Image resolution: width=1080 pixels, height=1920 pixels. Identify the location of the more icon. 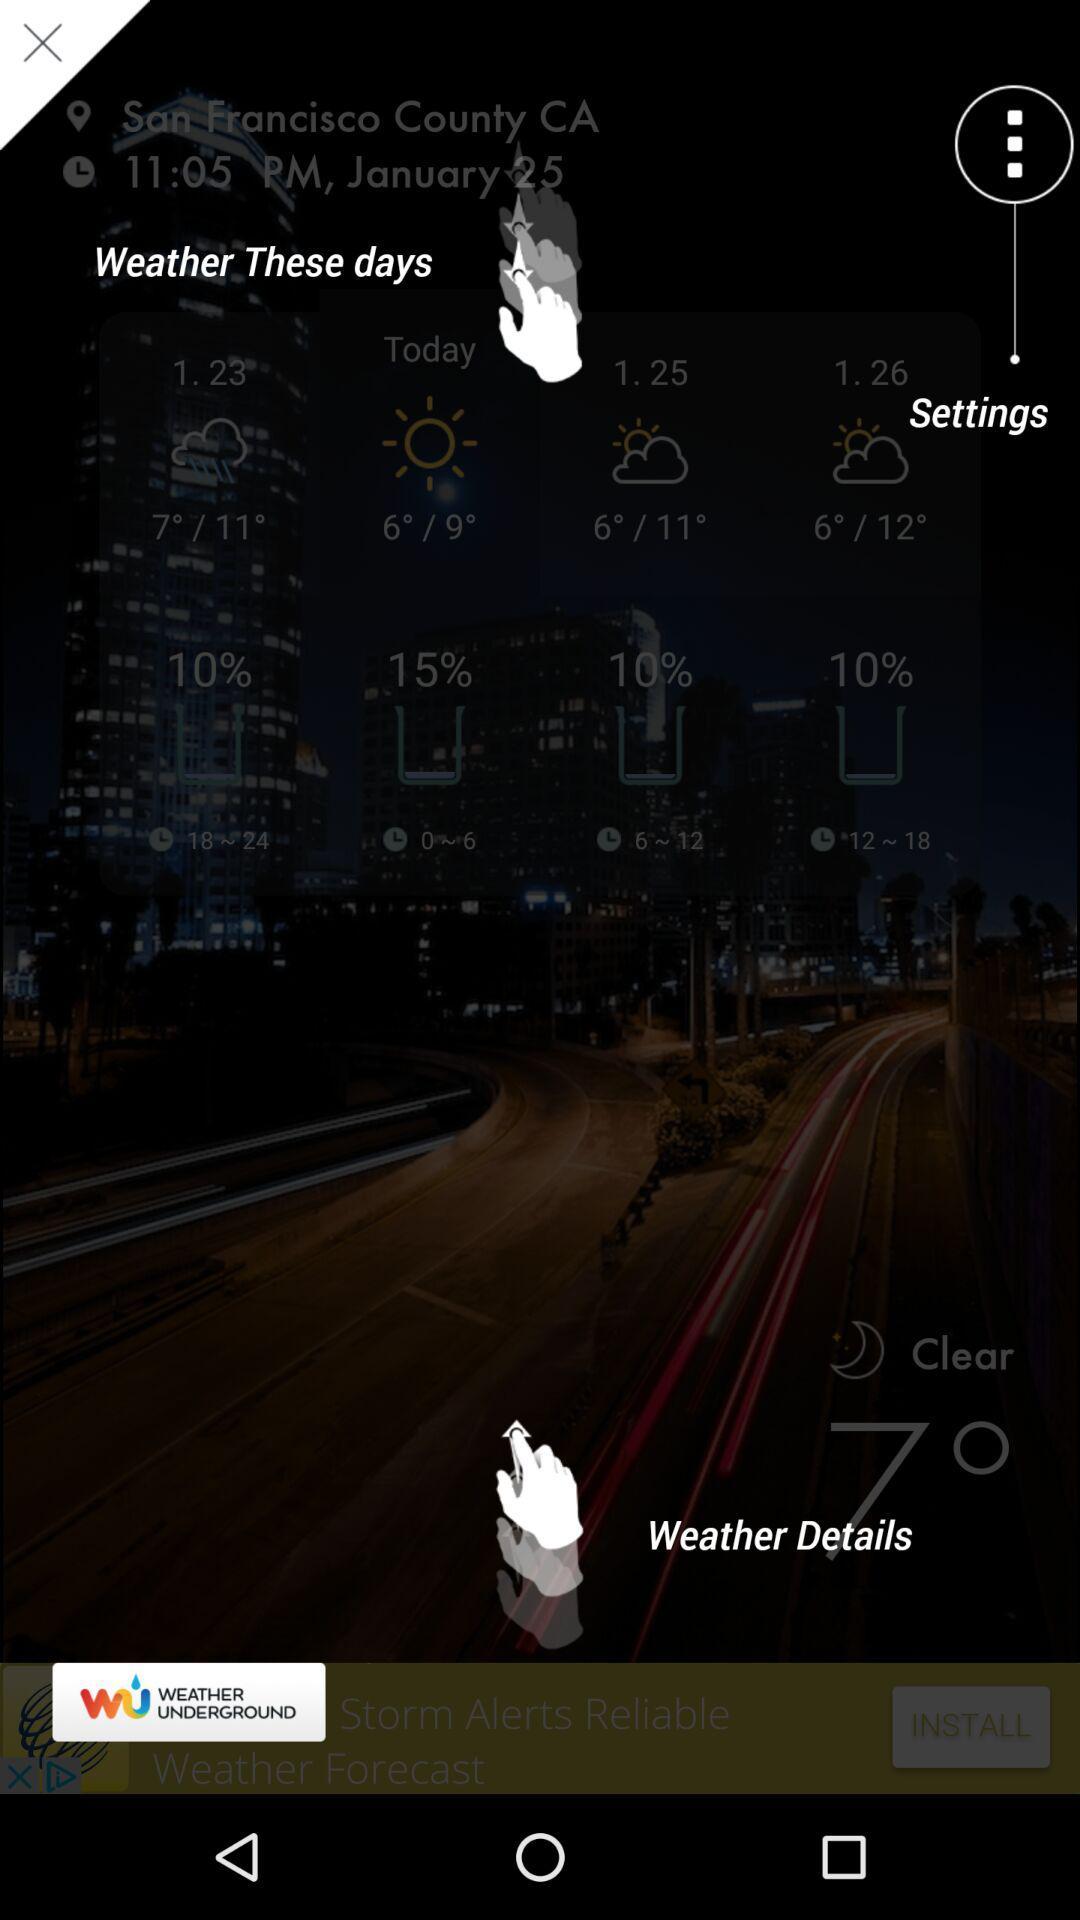
(1014, 143).